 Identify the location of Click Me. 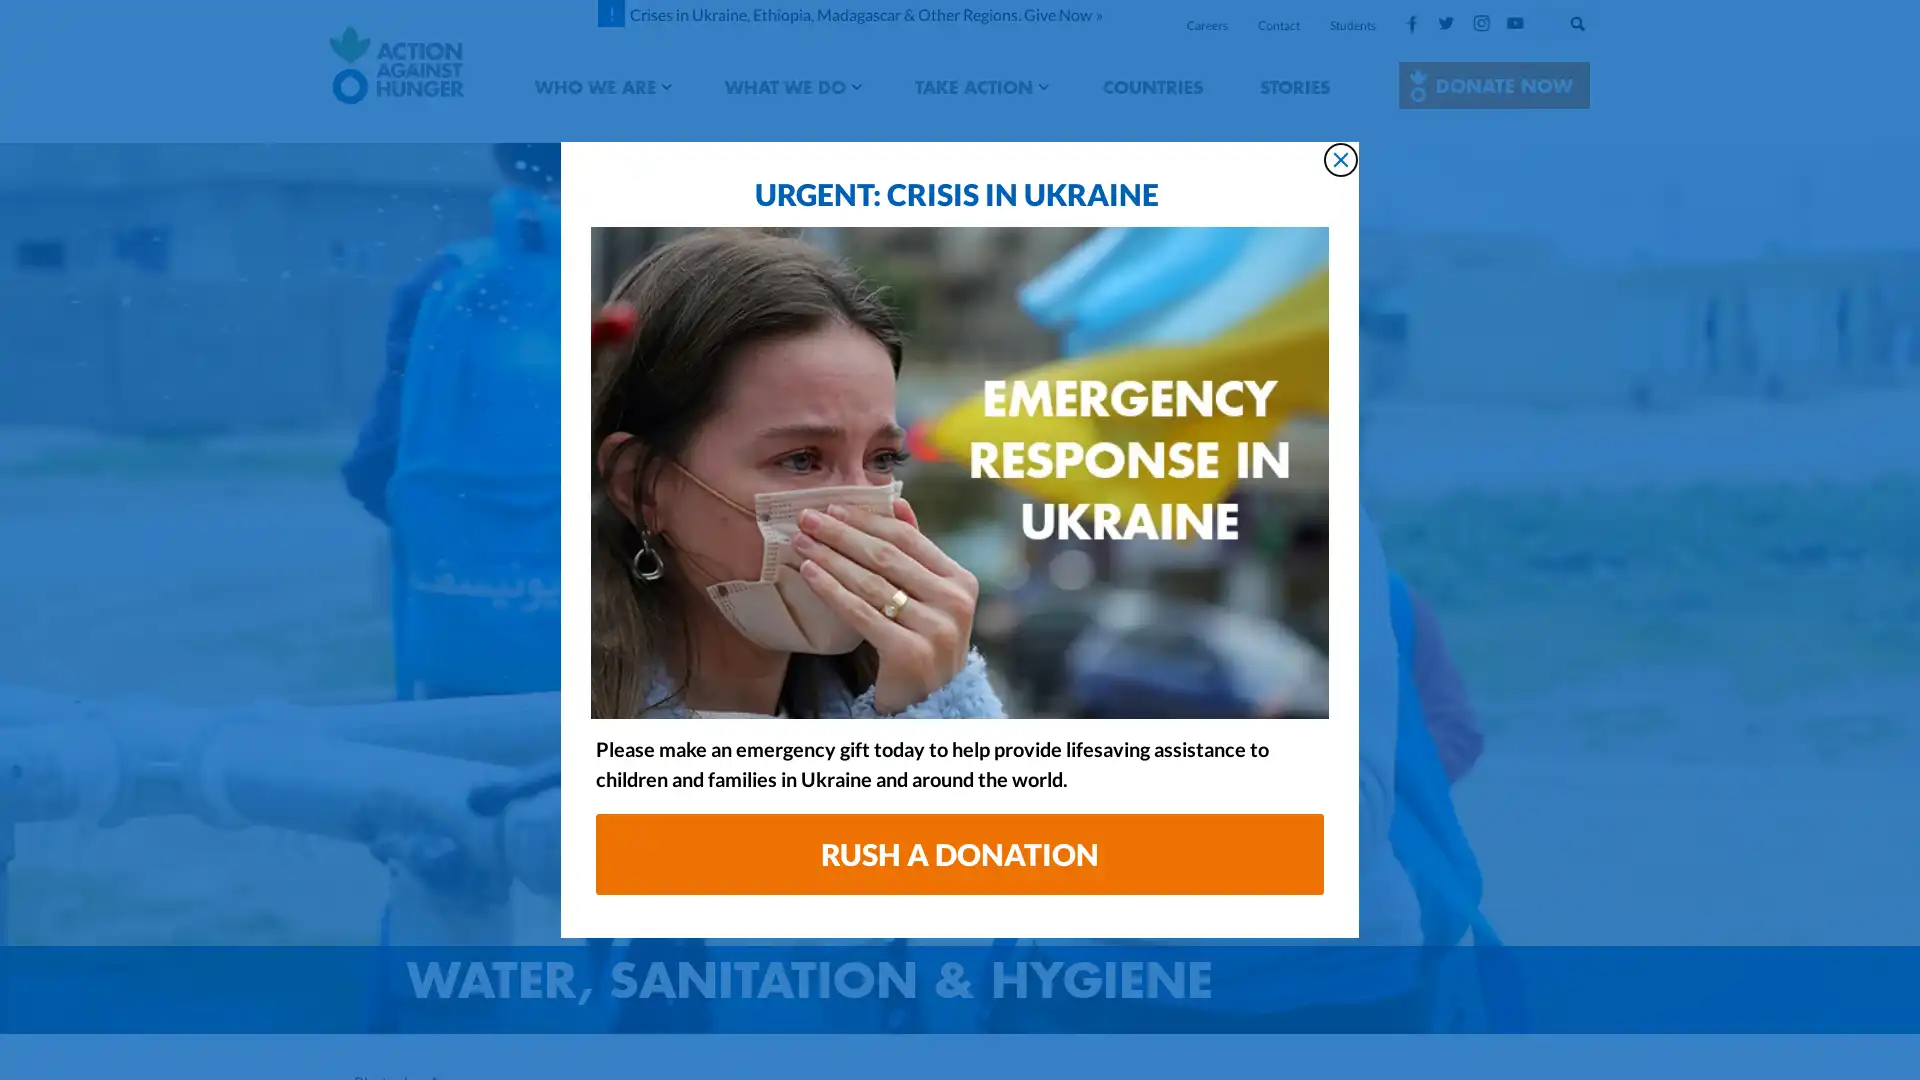
(1494, 84).